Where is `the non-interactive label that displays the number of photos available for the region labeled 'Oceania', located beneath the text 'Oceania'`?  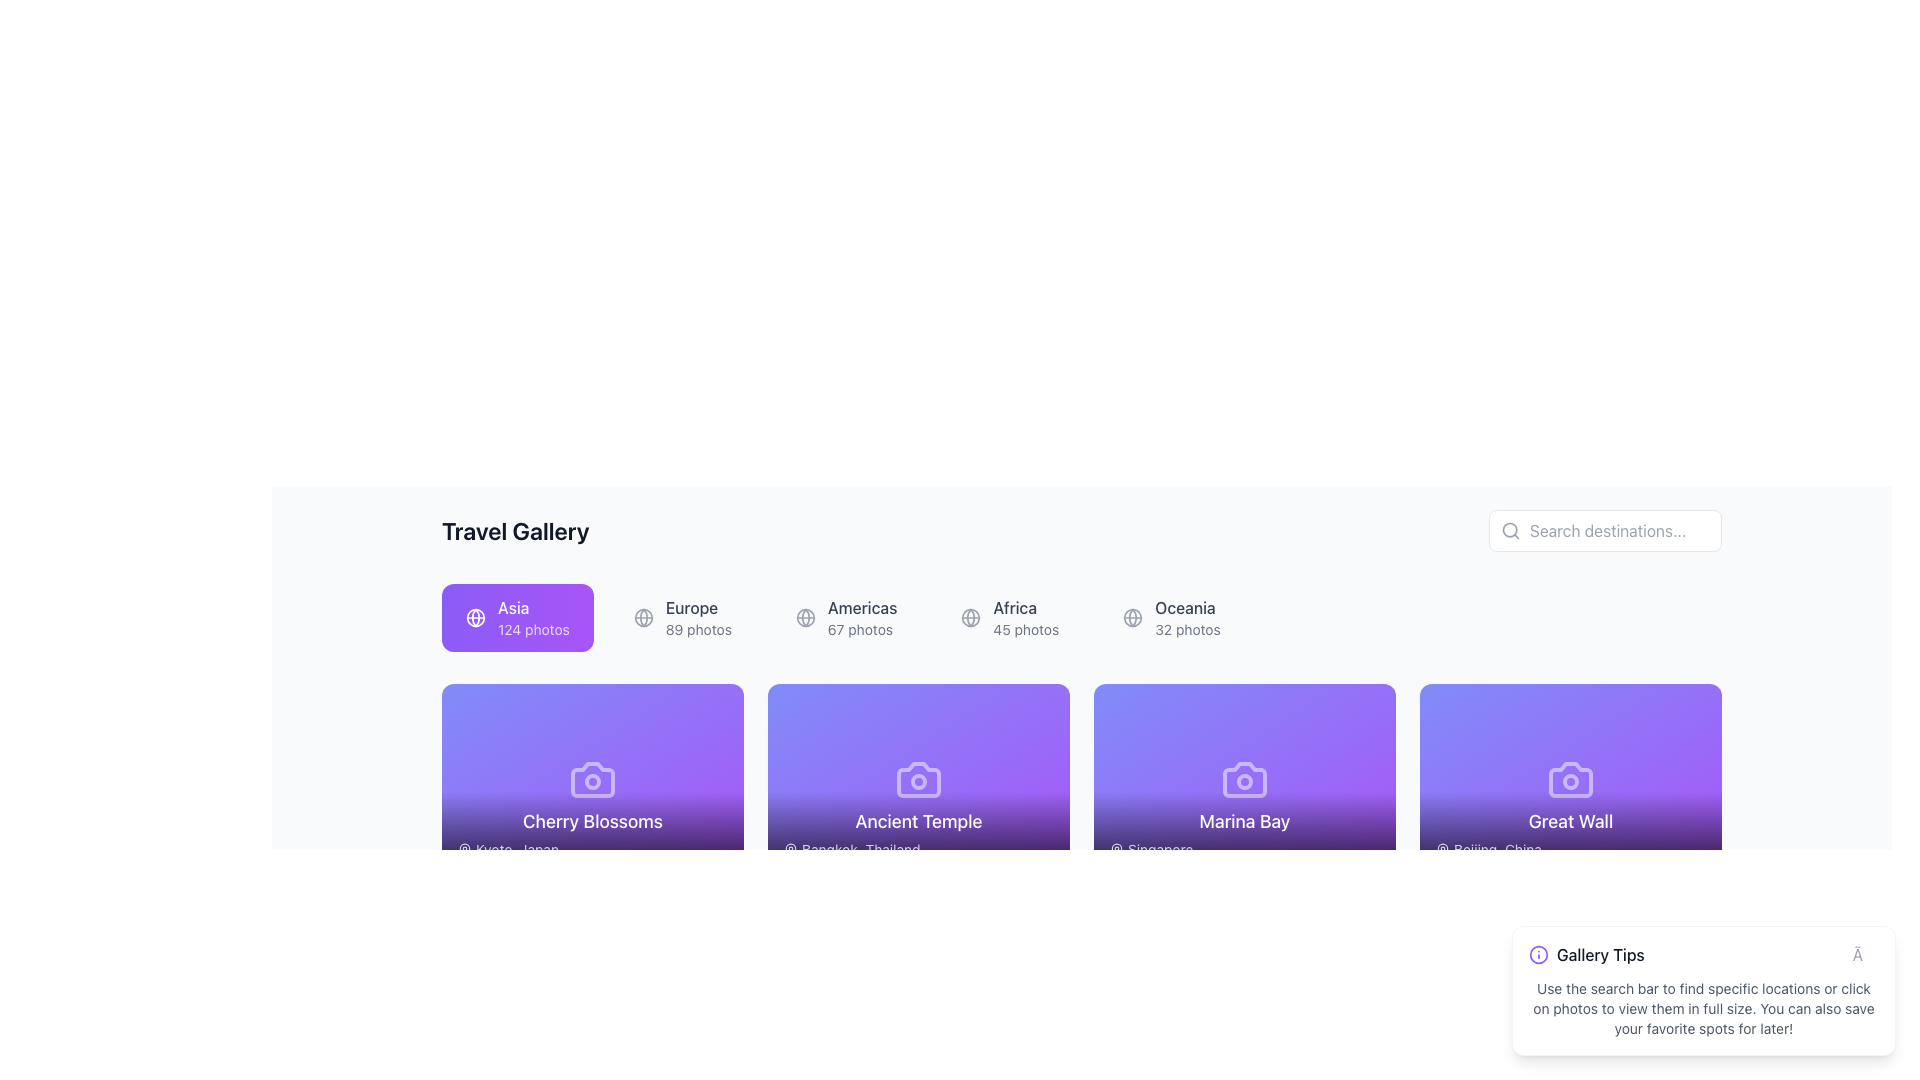 the non-interactive label that displays the number of photos available for the region labeled 'Oceania', located beneath the text 'Oceania' is located at coordinates (1187, 628).